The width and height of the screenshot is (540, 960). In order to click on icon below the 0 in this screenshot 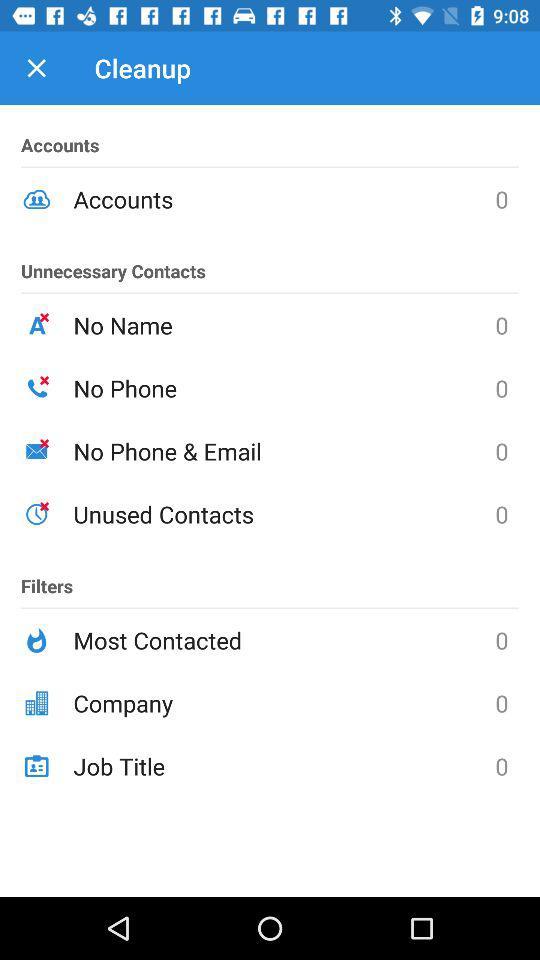, I will do `click(283, 703)`.